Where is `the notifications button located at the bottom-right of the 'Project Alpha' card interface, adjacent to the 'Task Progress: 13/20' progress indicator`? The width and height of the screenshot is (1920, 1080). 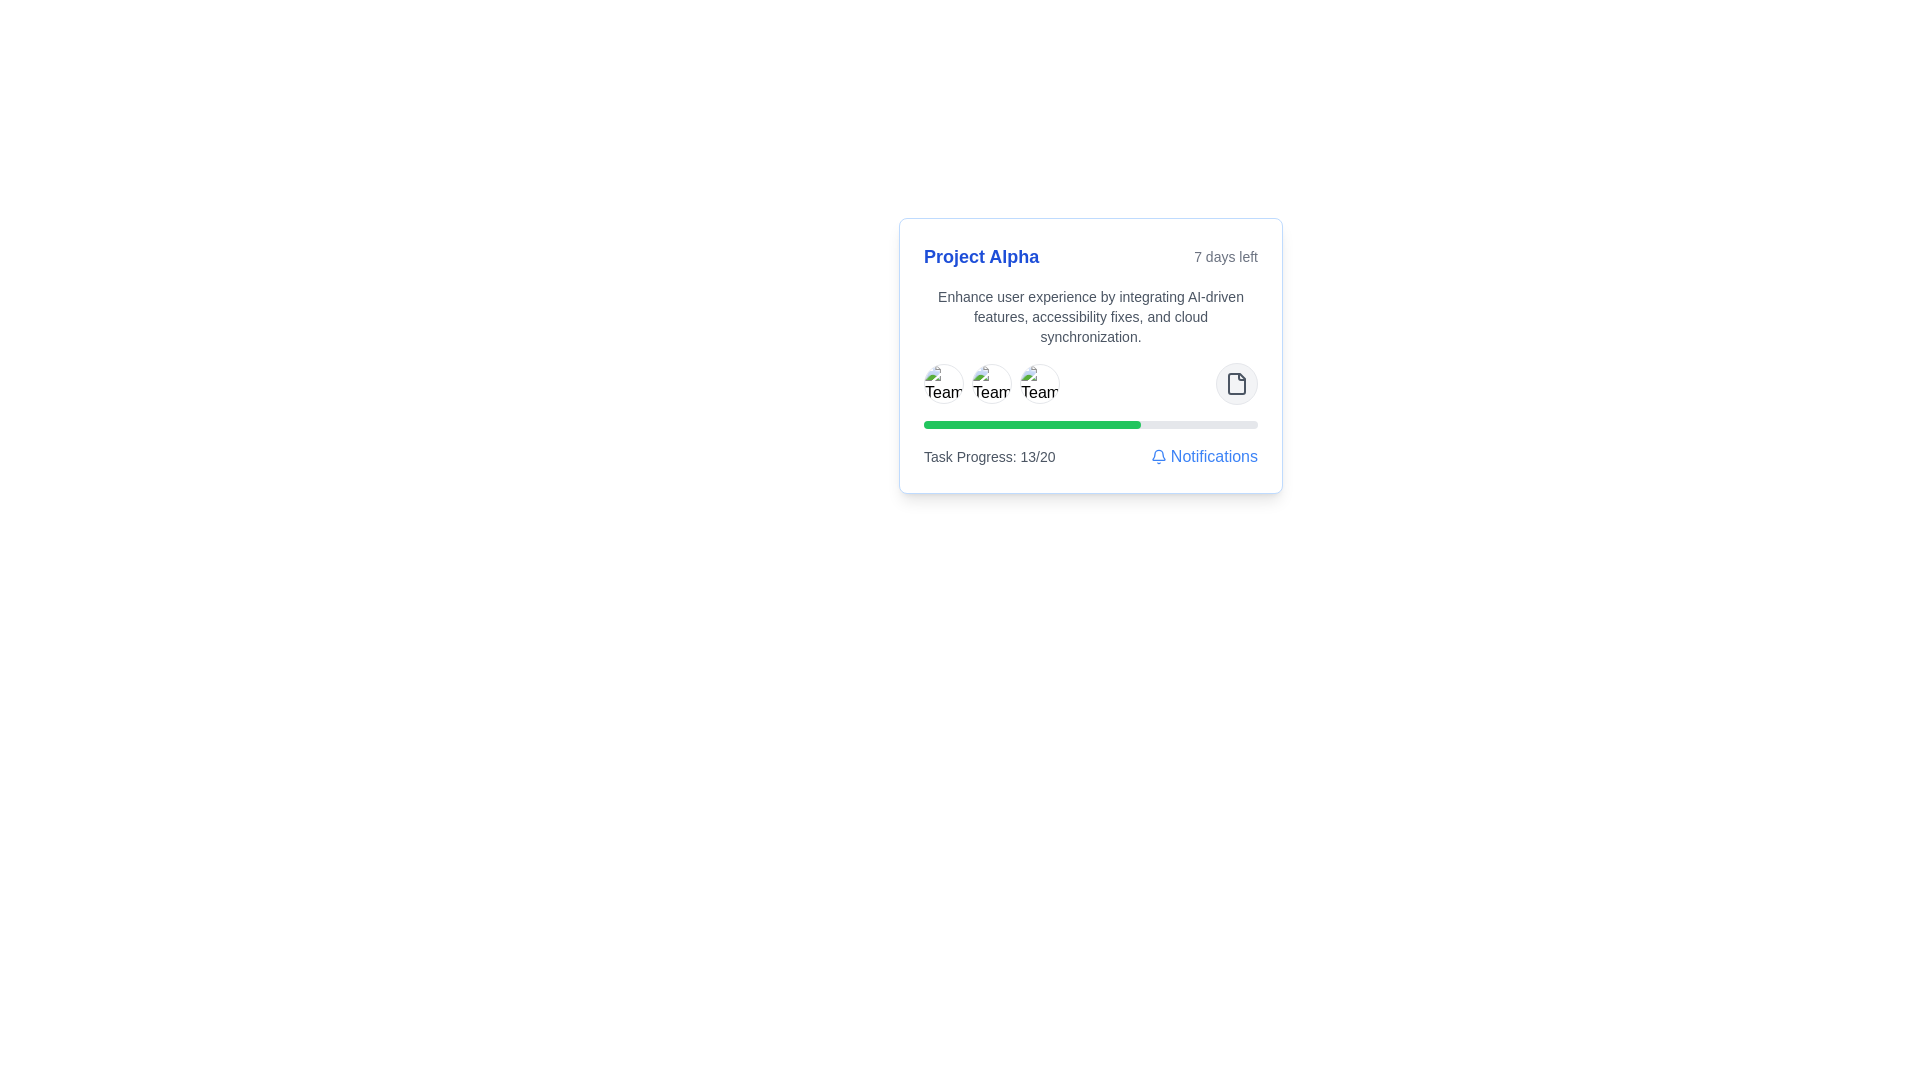
the notifications button located at the bottom-right of the 'Project Alpha' card interface, adjacent to the 'Task Progress: 13/20' progress indicator is located at coordinates (1203, 456).